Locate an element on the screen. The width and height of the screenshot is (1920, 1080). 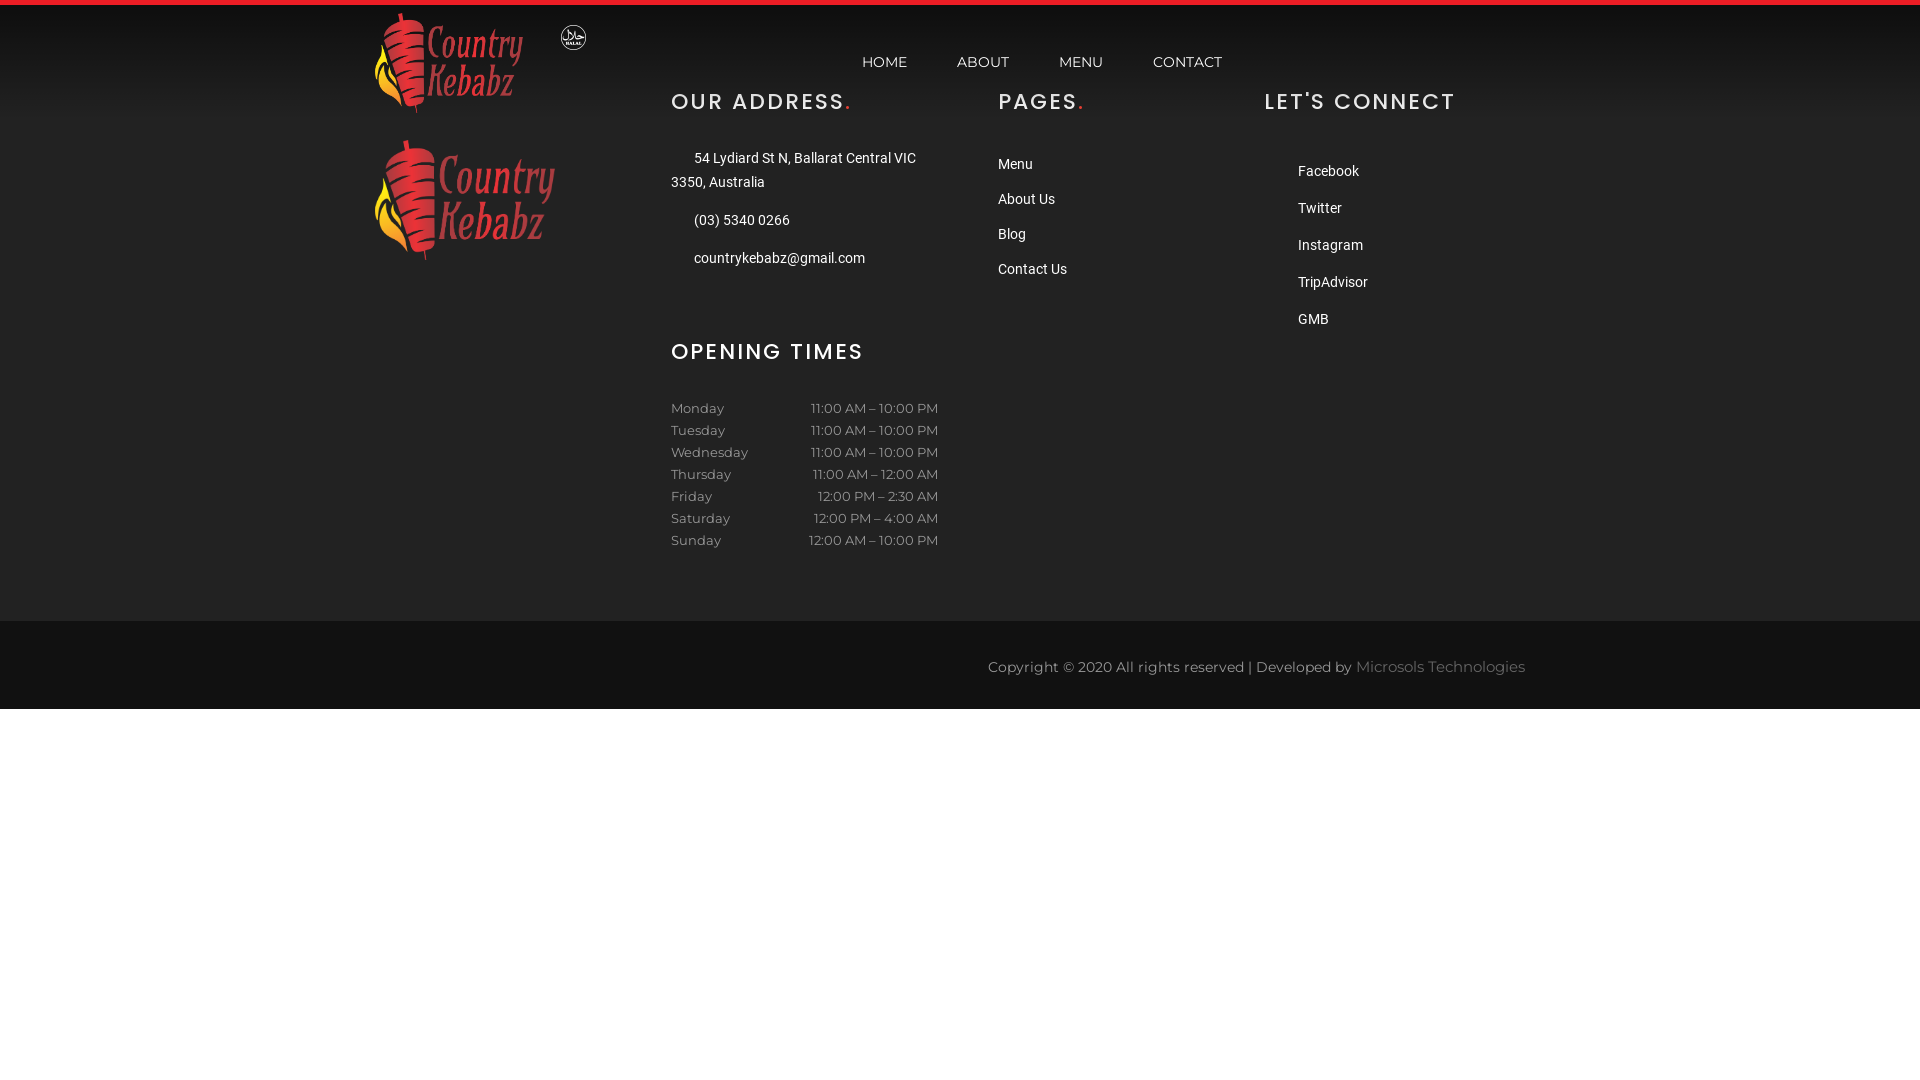
'Instagram' is located at coordinates (1330, 244).